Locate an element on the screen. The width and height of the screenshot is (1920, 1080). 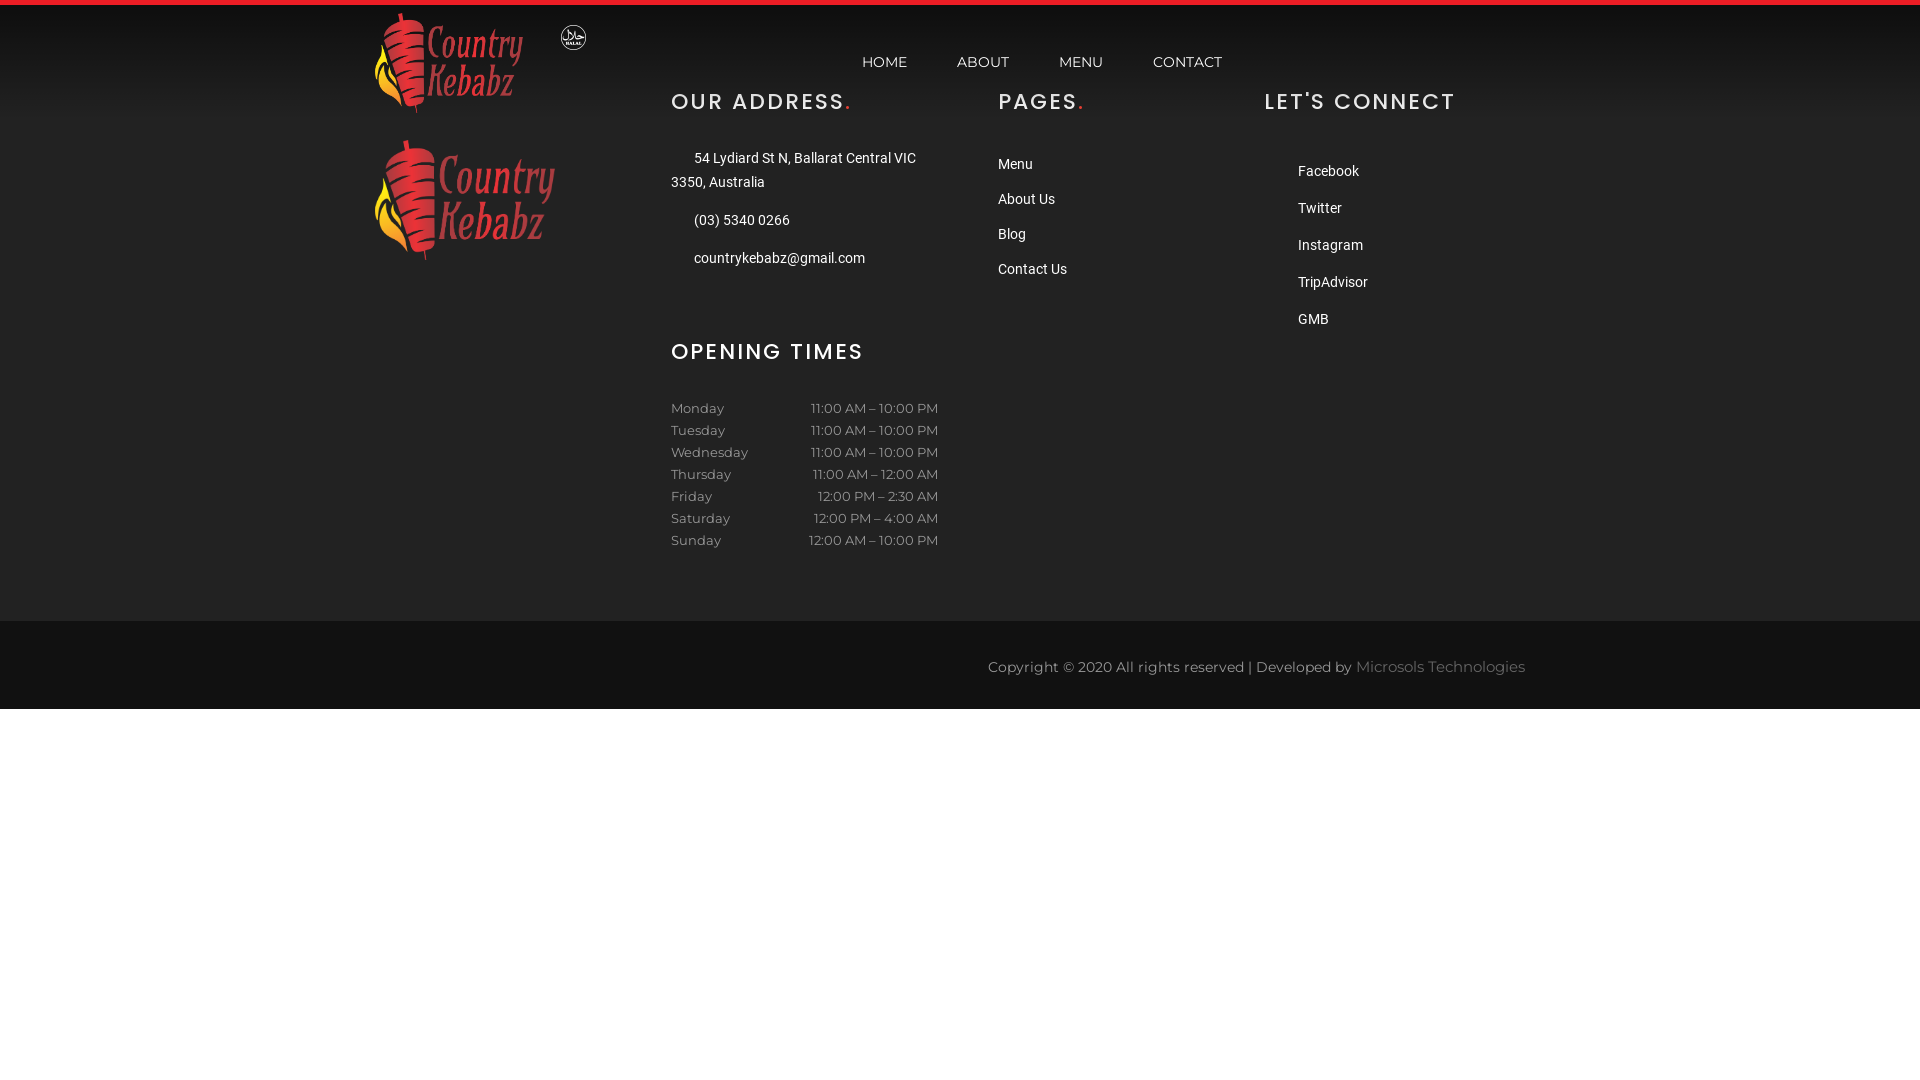
'Instagram' is located at coordinates (1330, 244).